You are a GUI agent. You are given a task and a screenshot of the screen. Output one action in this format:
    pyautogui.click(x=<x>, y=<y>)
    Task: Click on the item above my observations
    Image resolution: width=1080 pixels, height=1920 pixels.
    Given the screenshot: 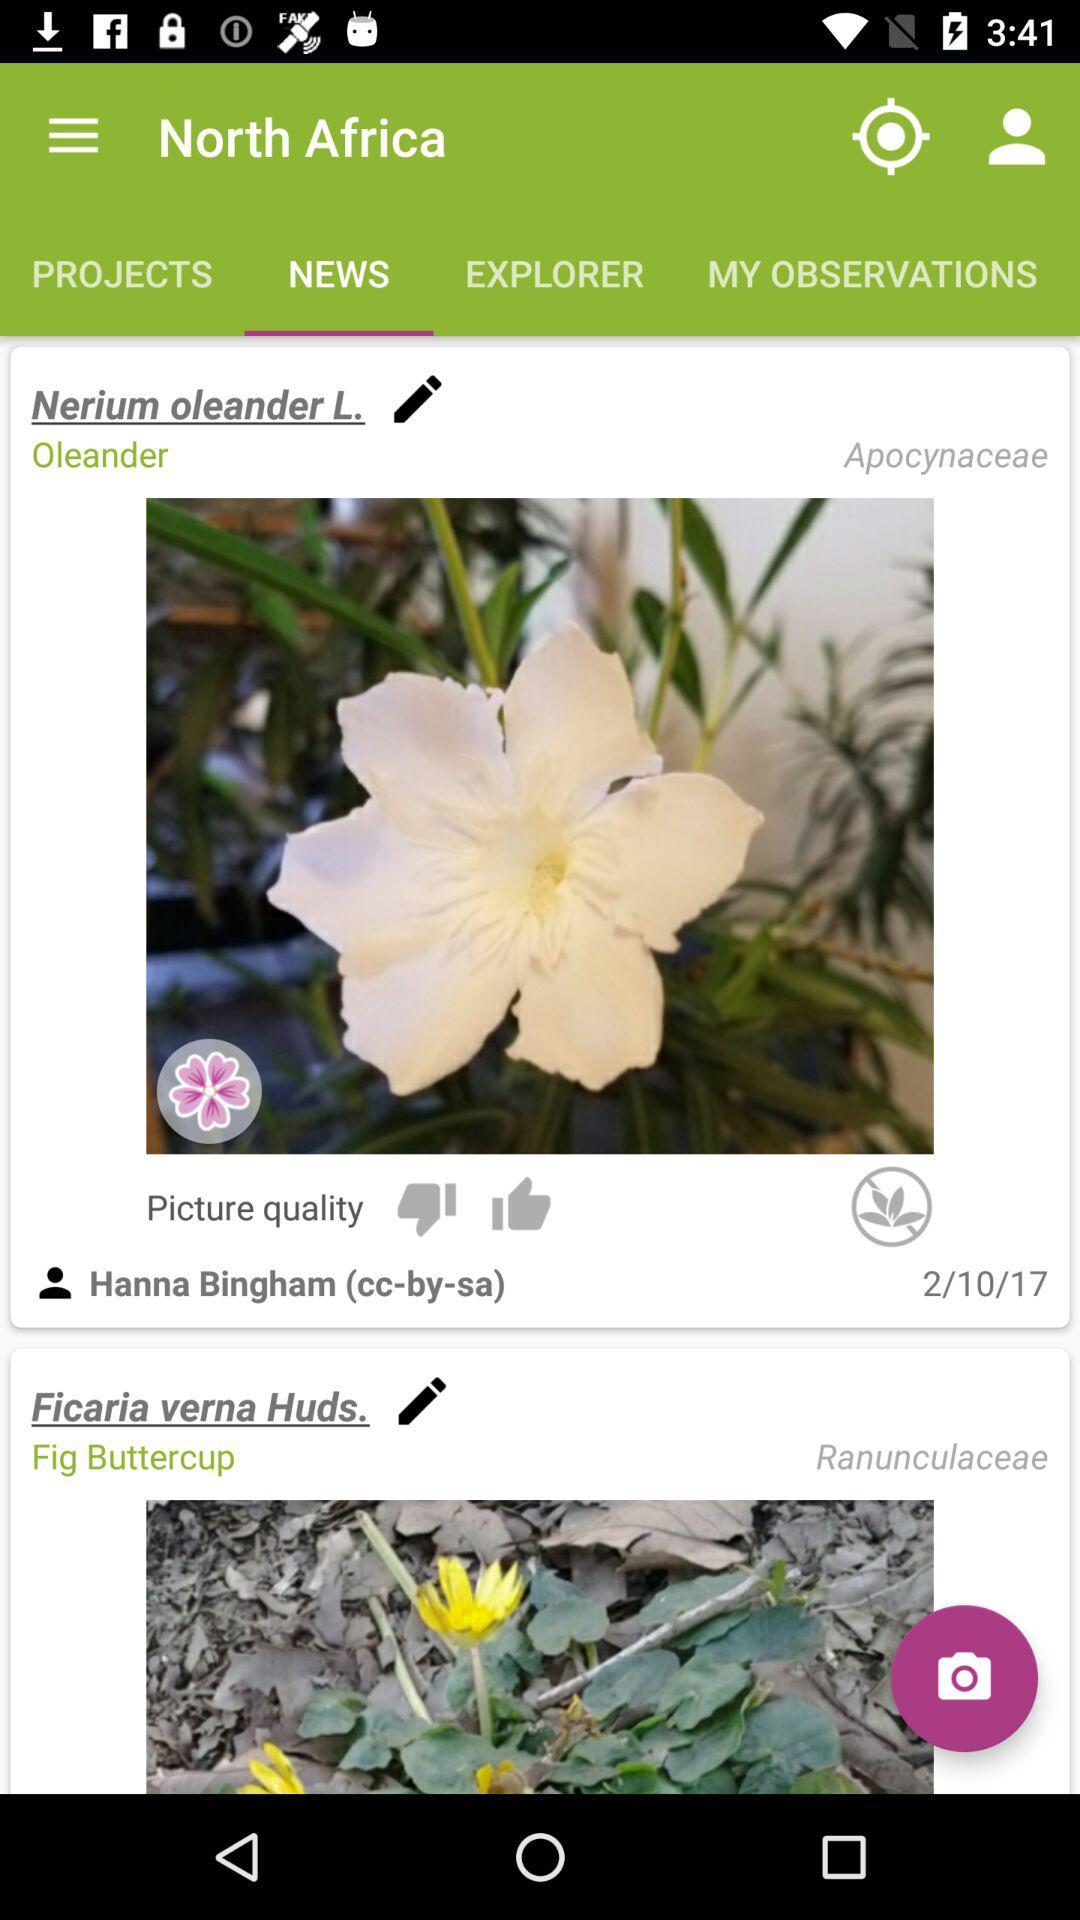 What is the action you would take?
    pyautogui.click(x=890, y=135)
    